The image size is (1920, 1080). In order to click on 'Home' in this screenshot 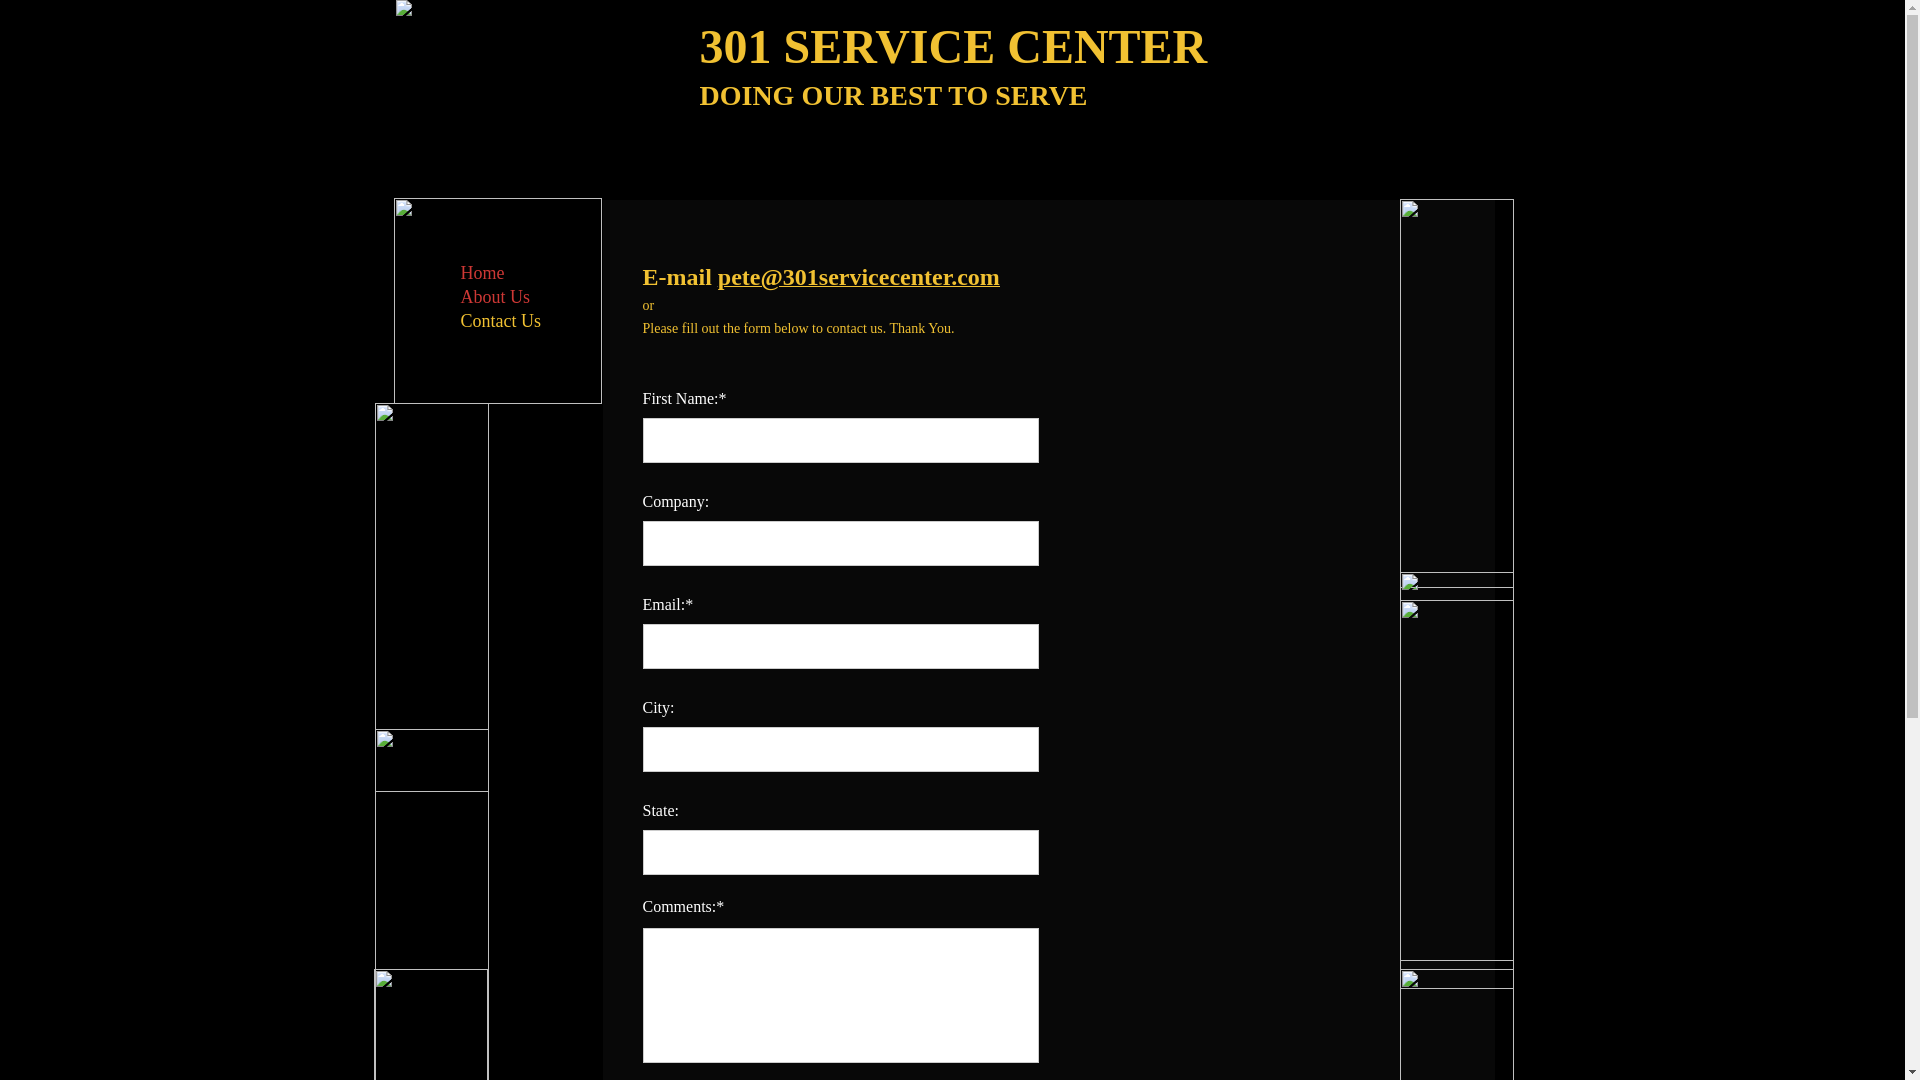, I will do `click(481, 273)`.